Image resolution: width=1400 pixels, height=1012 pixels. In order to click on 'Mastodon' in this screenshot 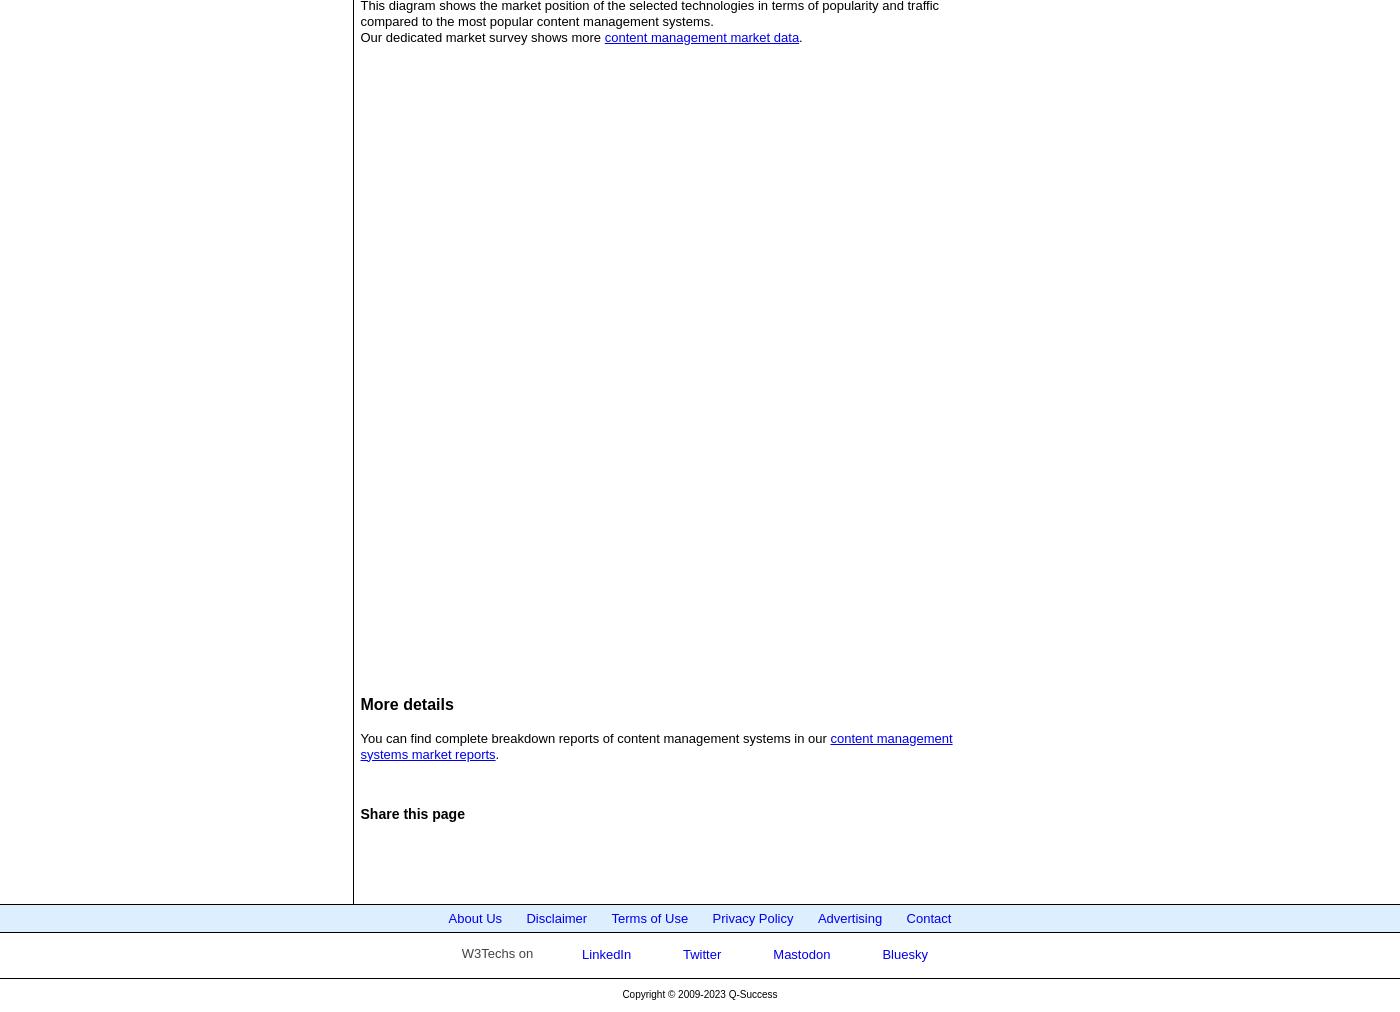, I will do `click(769, 953)`.